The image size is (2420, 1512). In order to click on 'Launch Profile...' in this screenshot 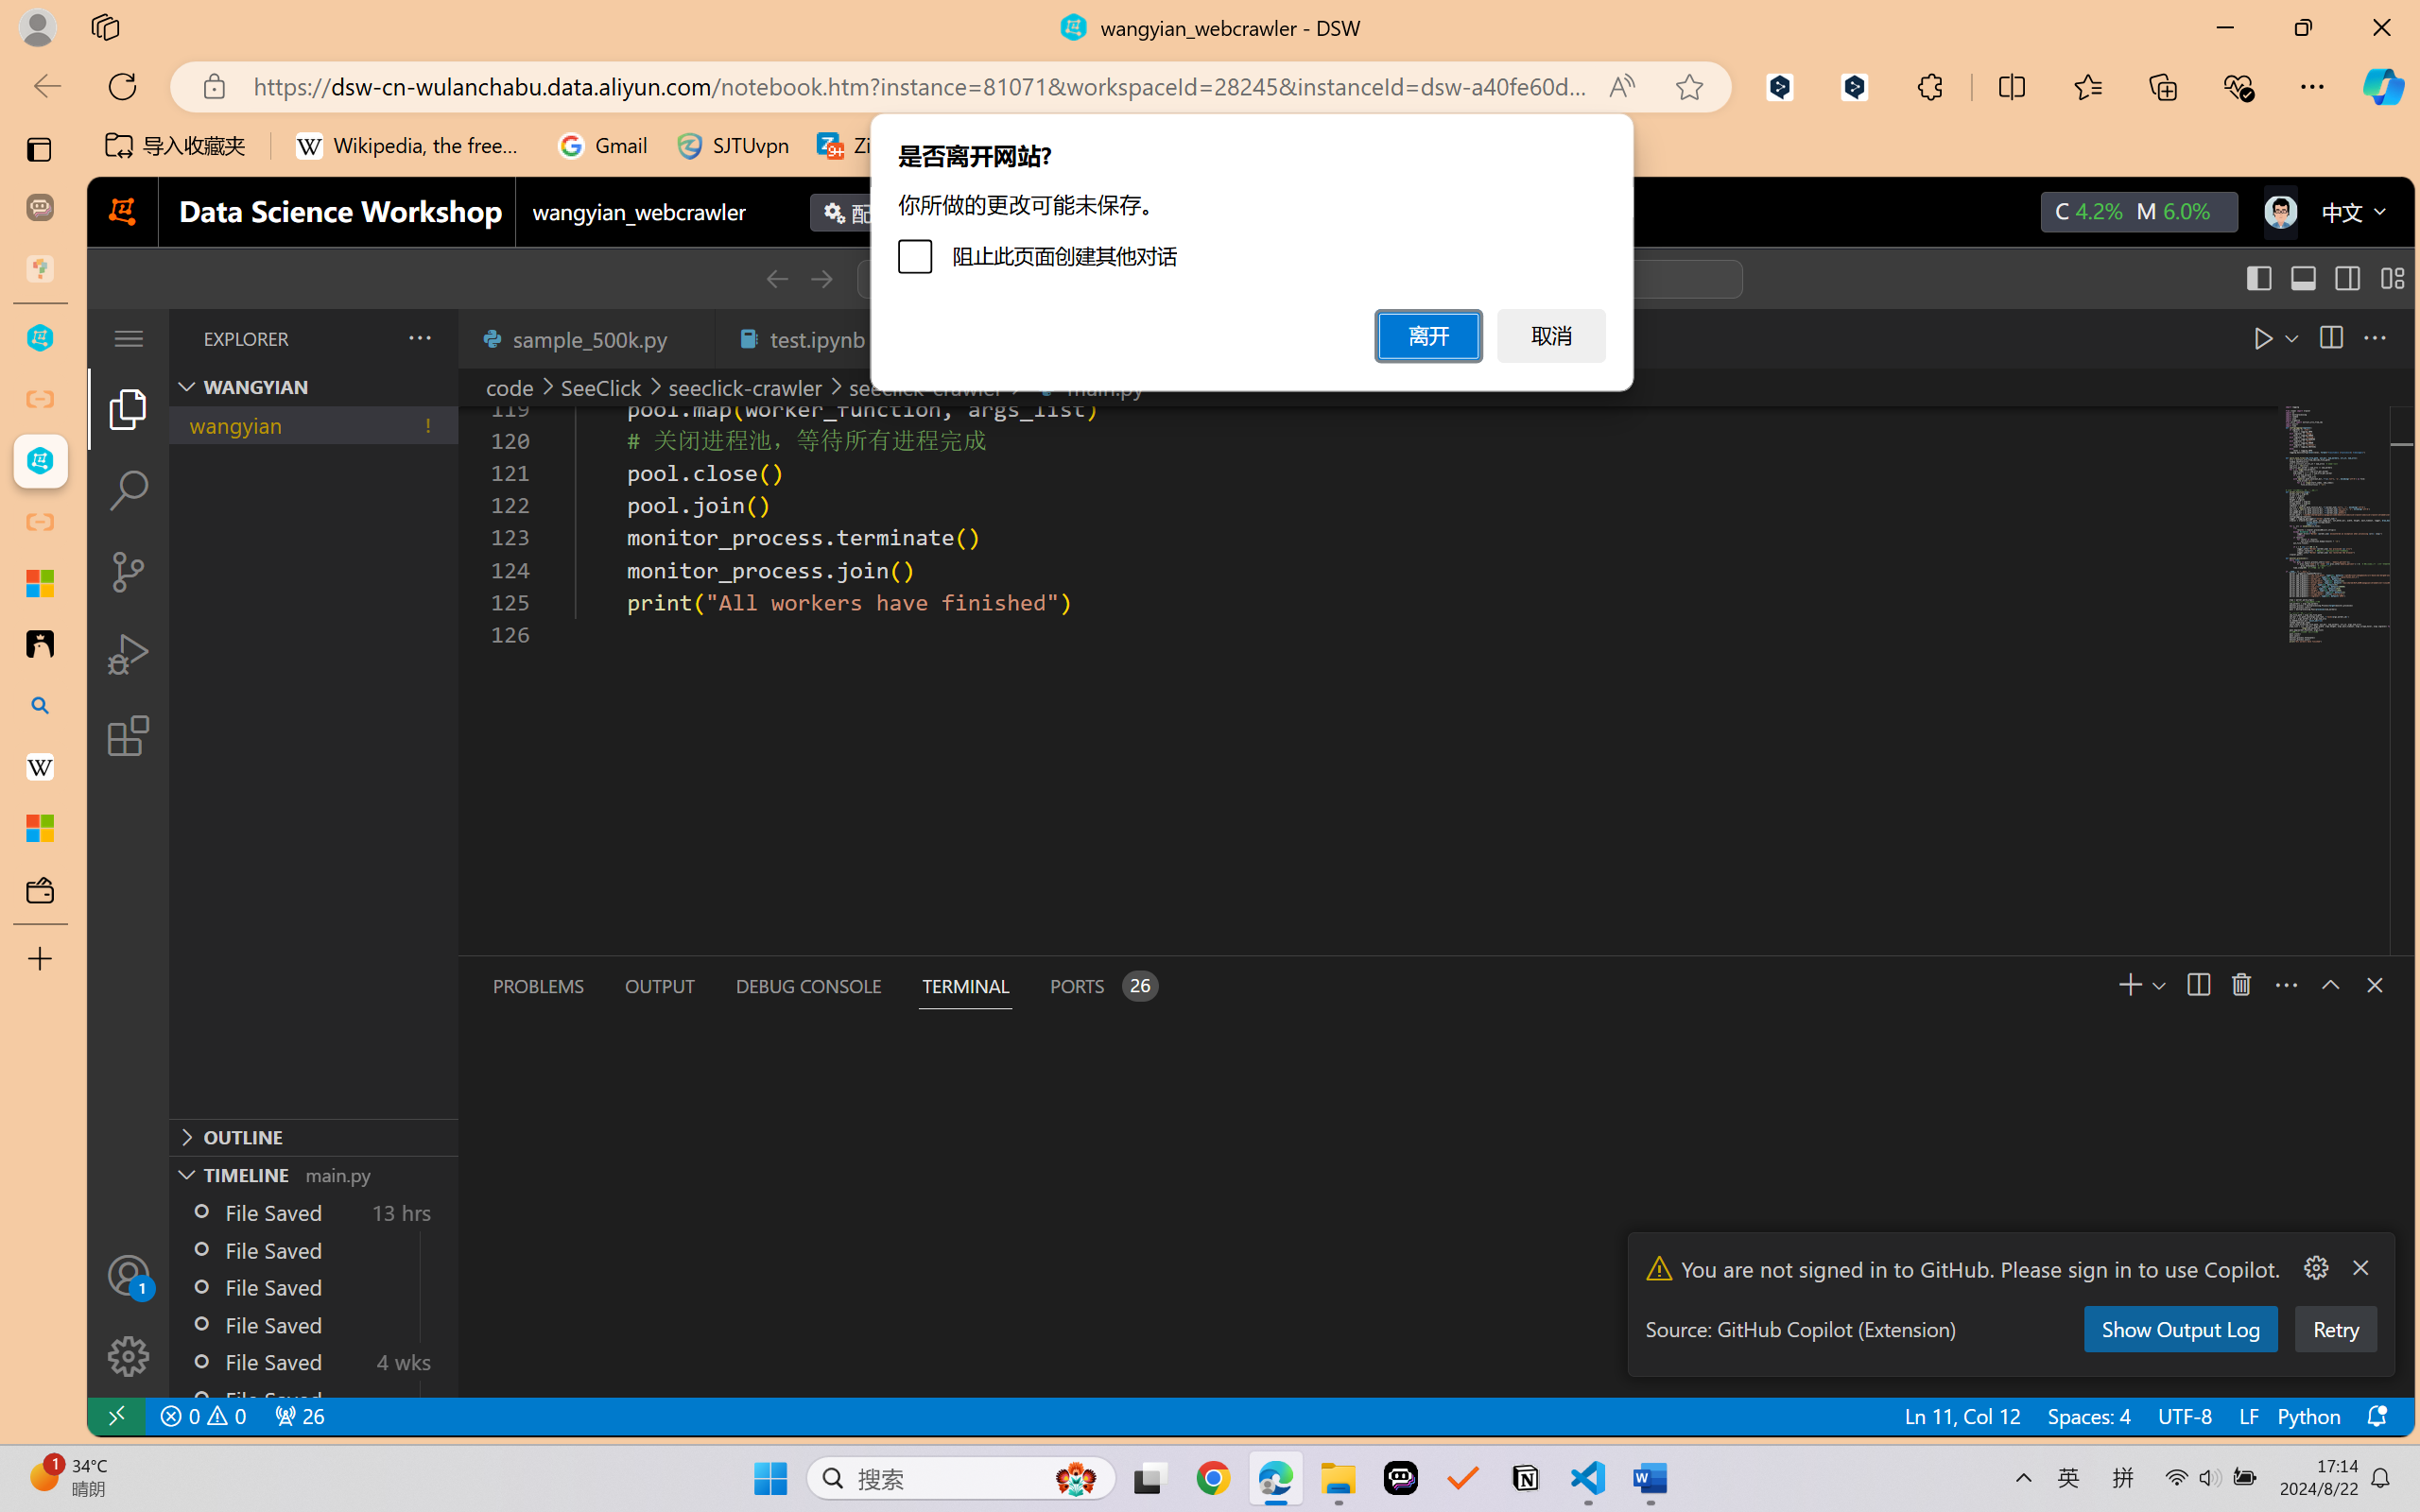, I will do `click(2244, 984)`.